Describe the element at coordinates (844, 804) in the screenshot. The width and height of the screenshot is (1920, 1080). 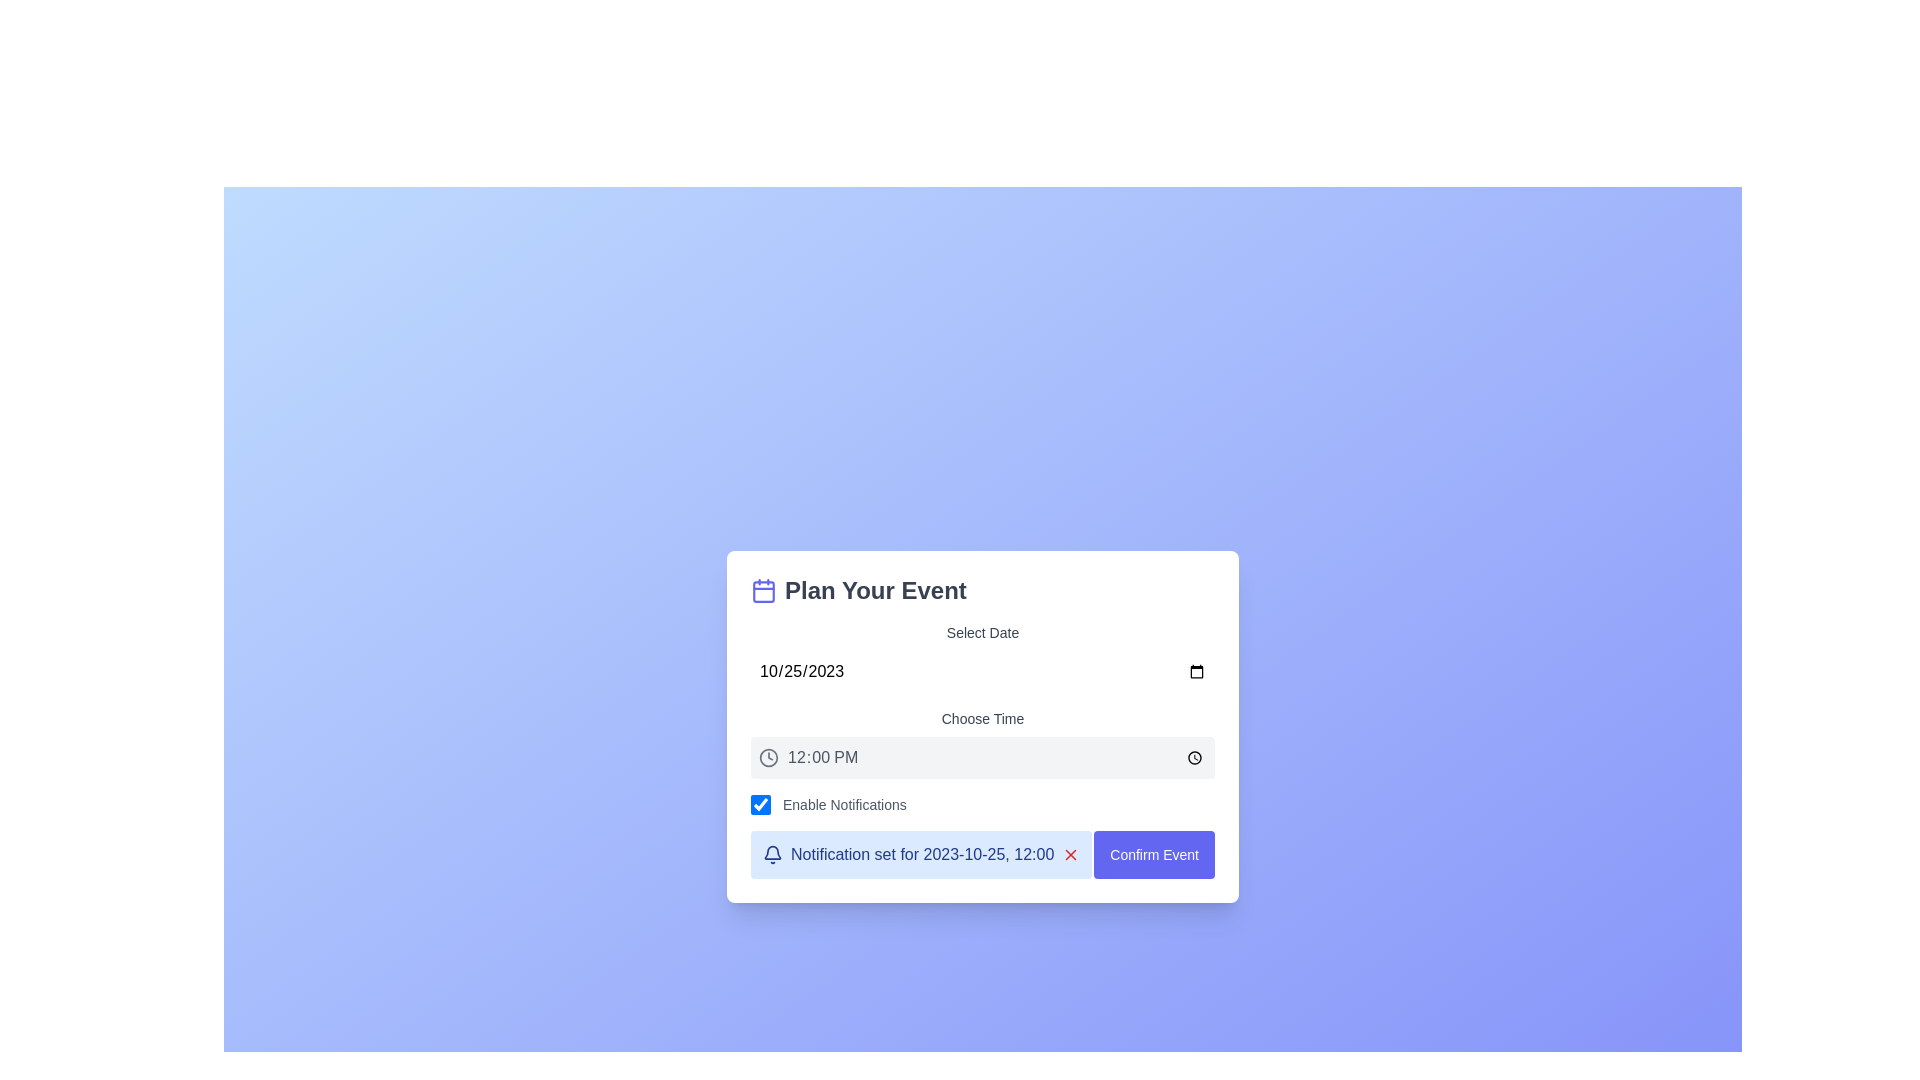
I see `the descriptive label associated with the 'Enable Notifications' checkbox on the event planning form, which is positioned to the right of the checkbox` at that location.